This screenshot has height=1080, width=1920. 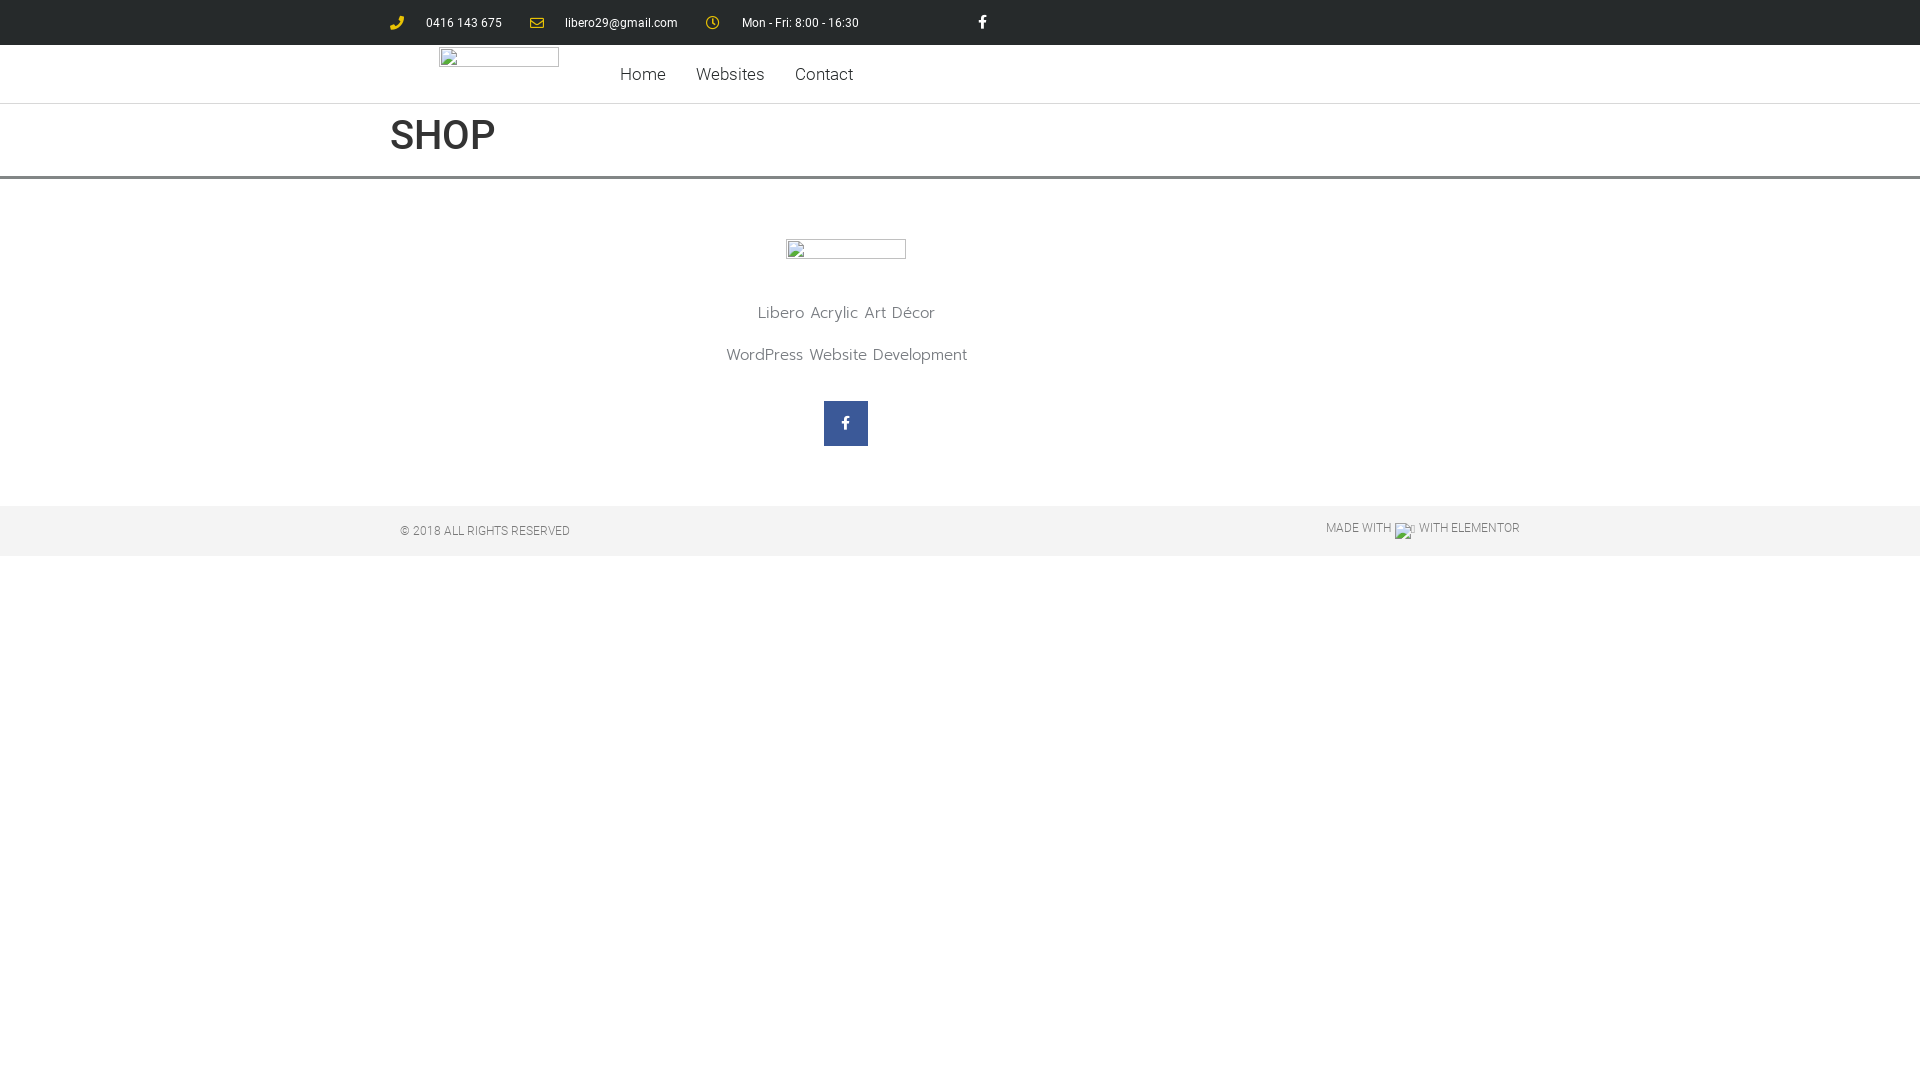 What do you see at coordinates (643, 72) in the screenshot?
I see `'Home'` at bounding box center [643, 72].